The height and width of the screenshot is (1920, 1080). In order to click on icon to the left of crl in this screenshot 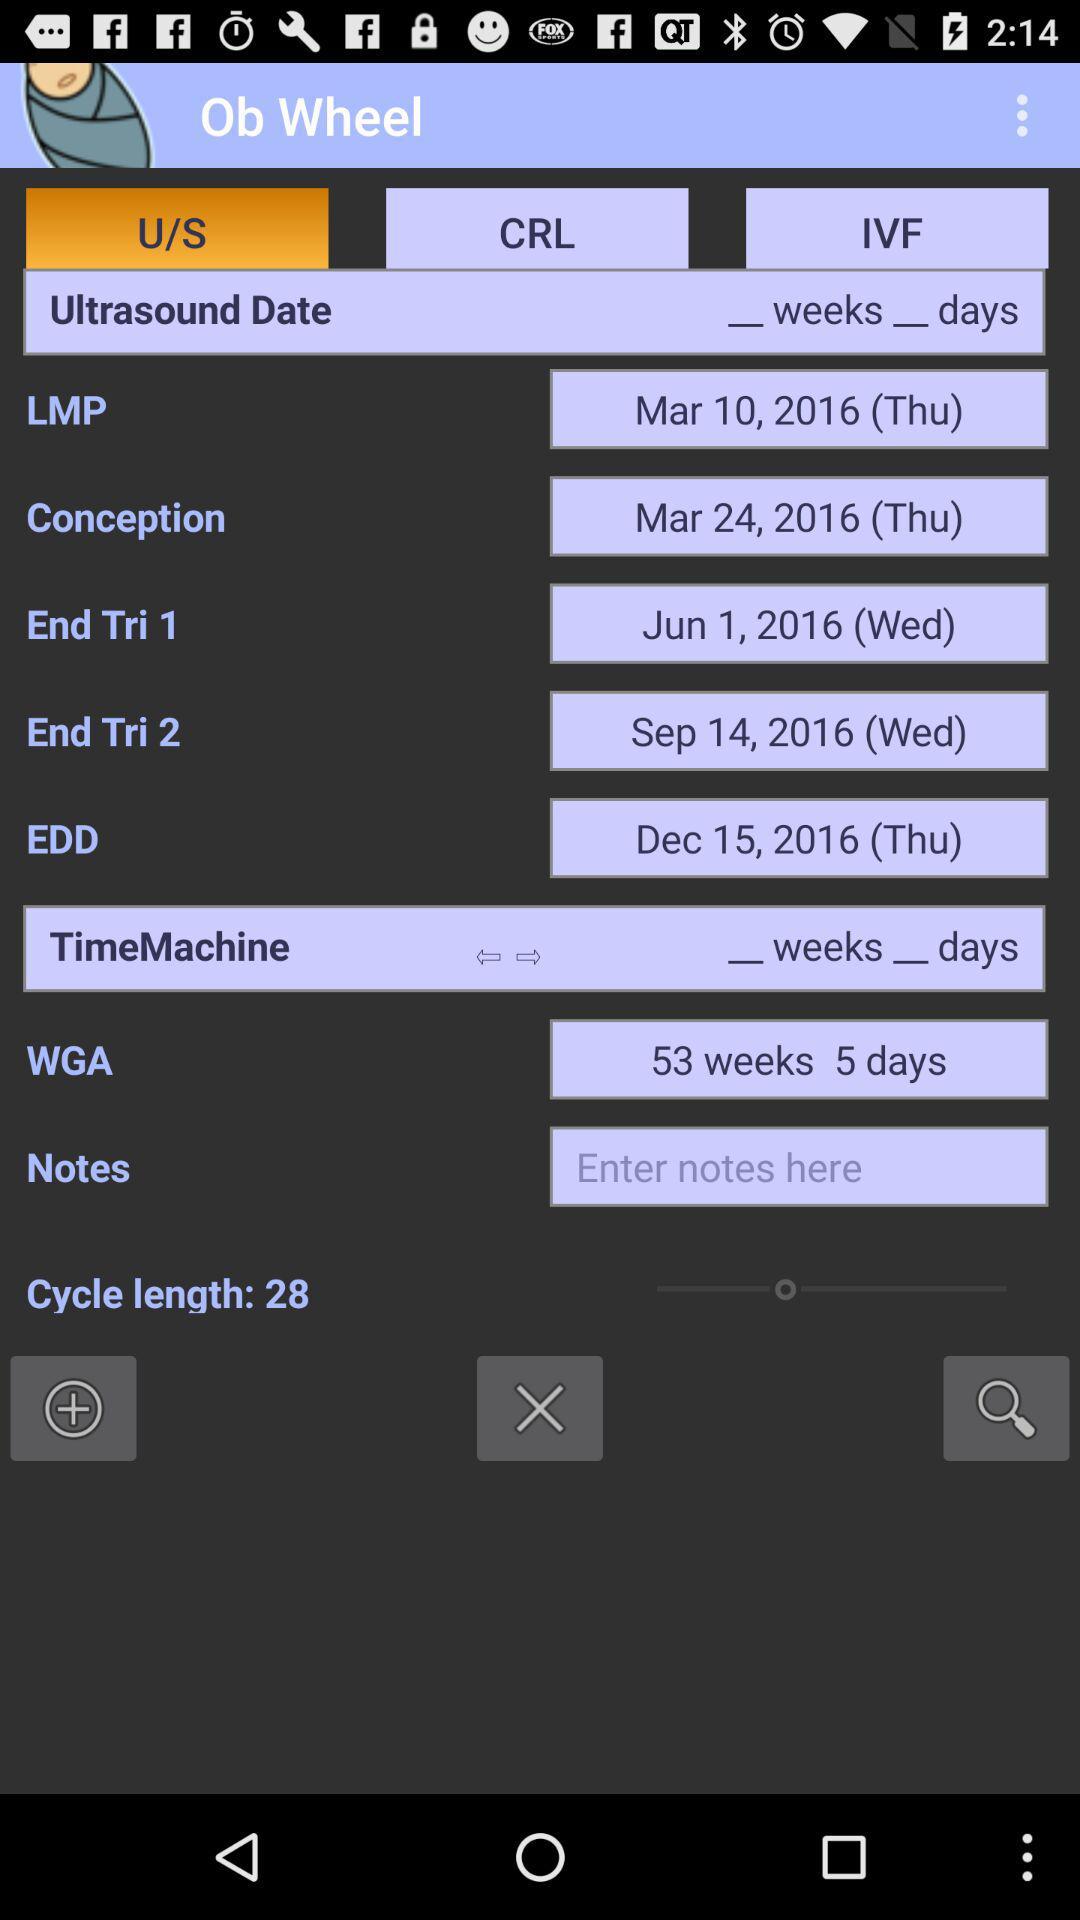, I will do `click(190, 311)`.